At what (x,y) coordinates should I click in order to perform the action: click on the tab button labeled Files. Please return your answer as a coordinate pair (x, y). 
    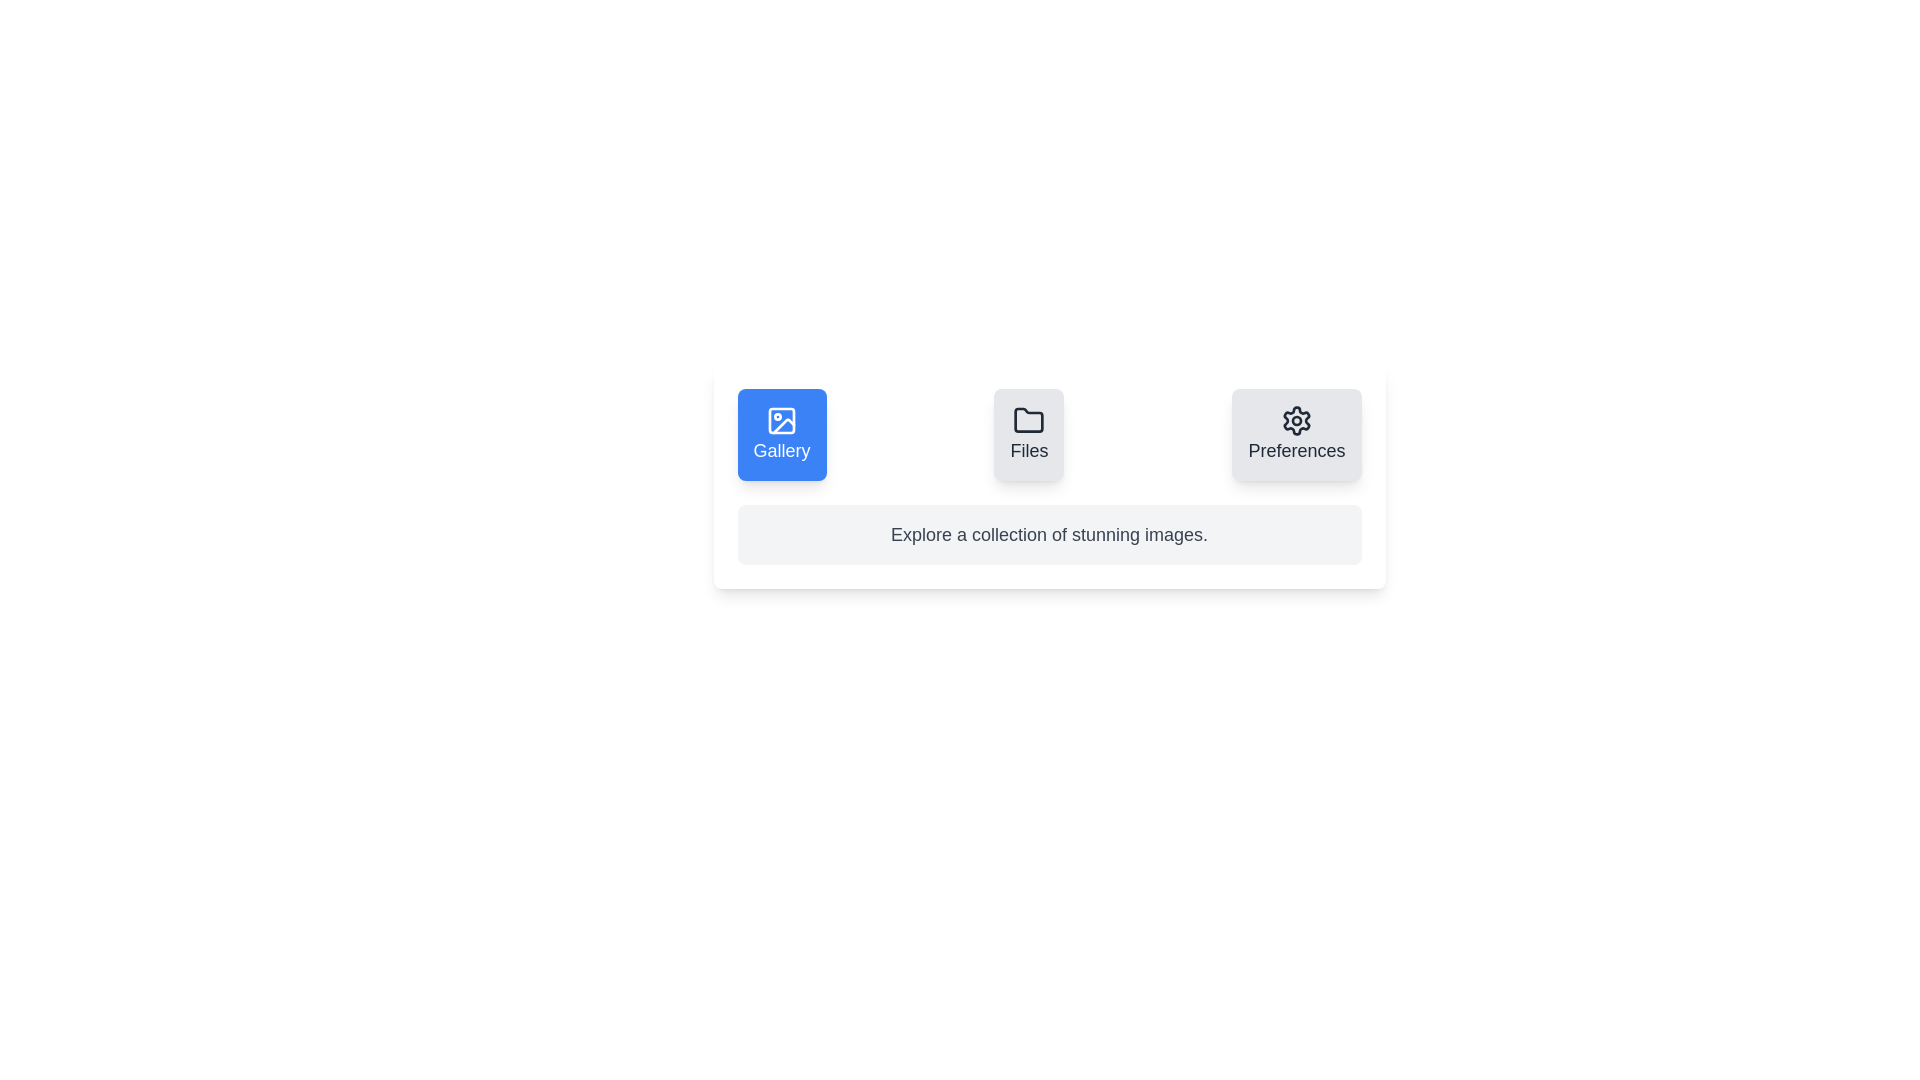
    Looking at the image, I should click on (1028, 434).